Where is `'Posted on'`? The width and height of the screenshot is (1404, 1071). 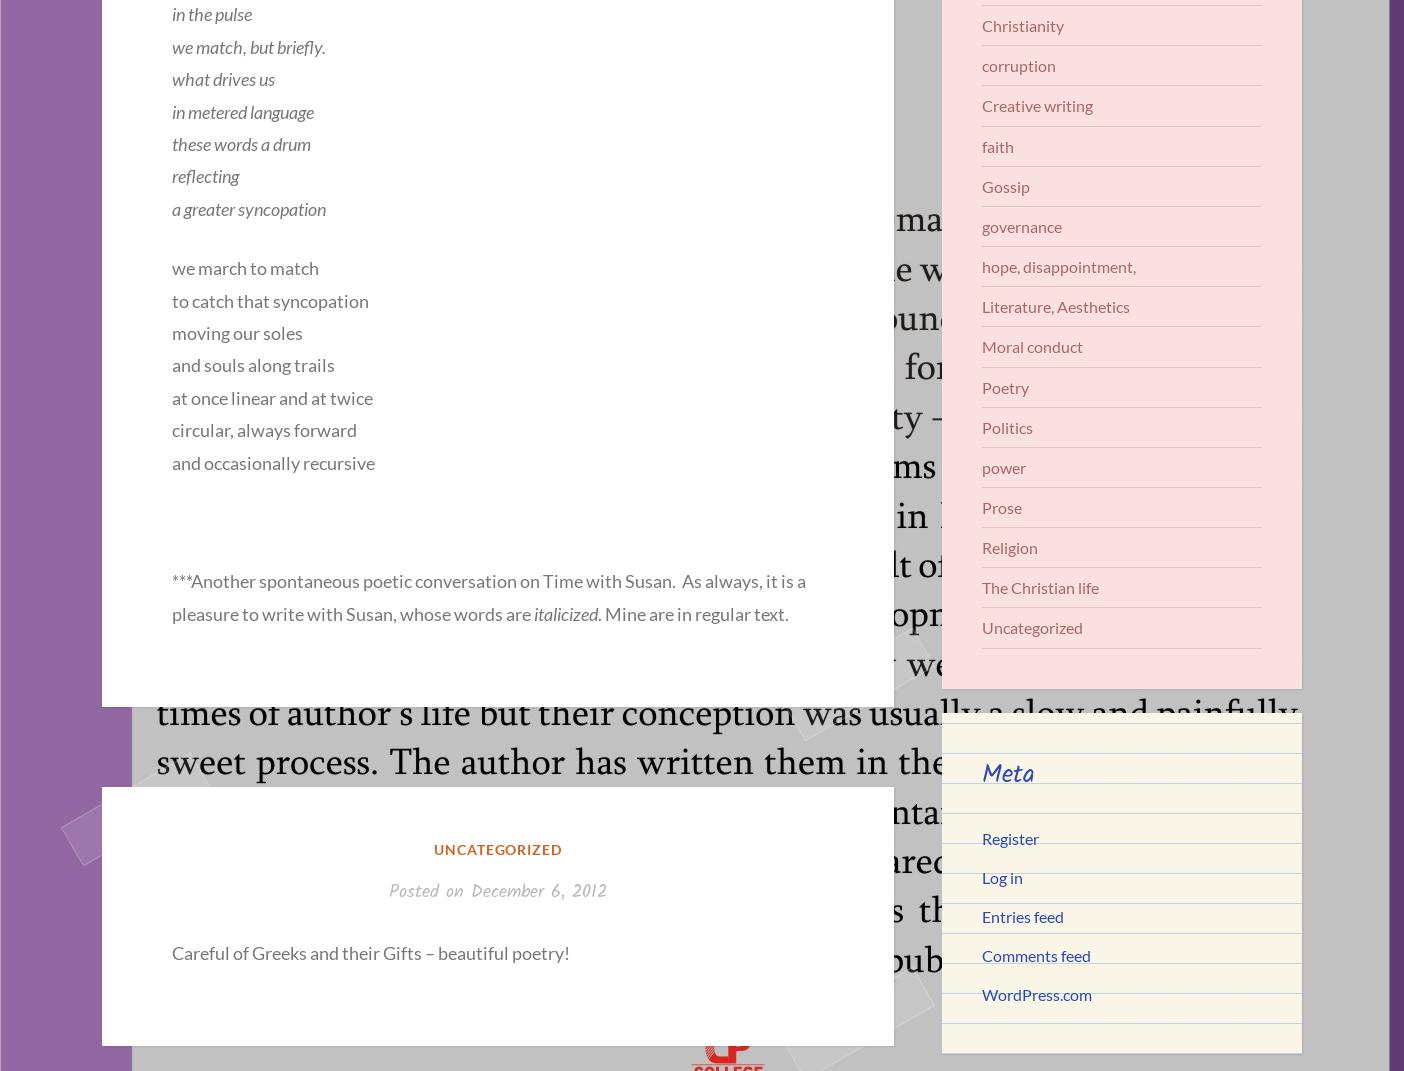 'Posted on' is located at coordinates (388, 892).